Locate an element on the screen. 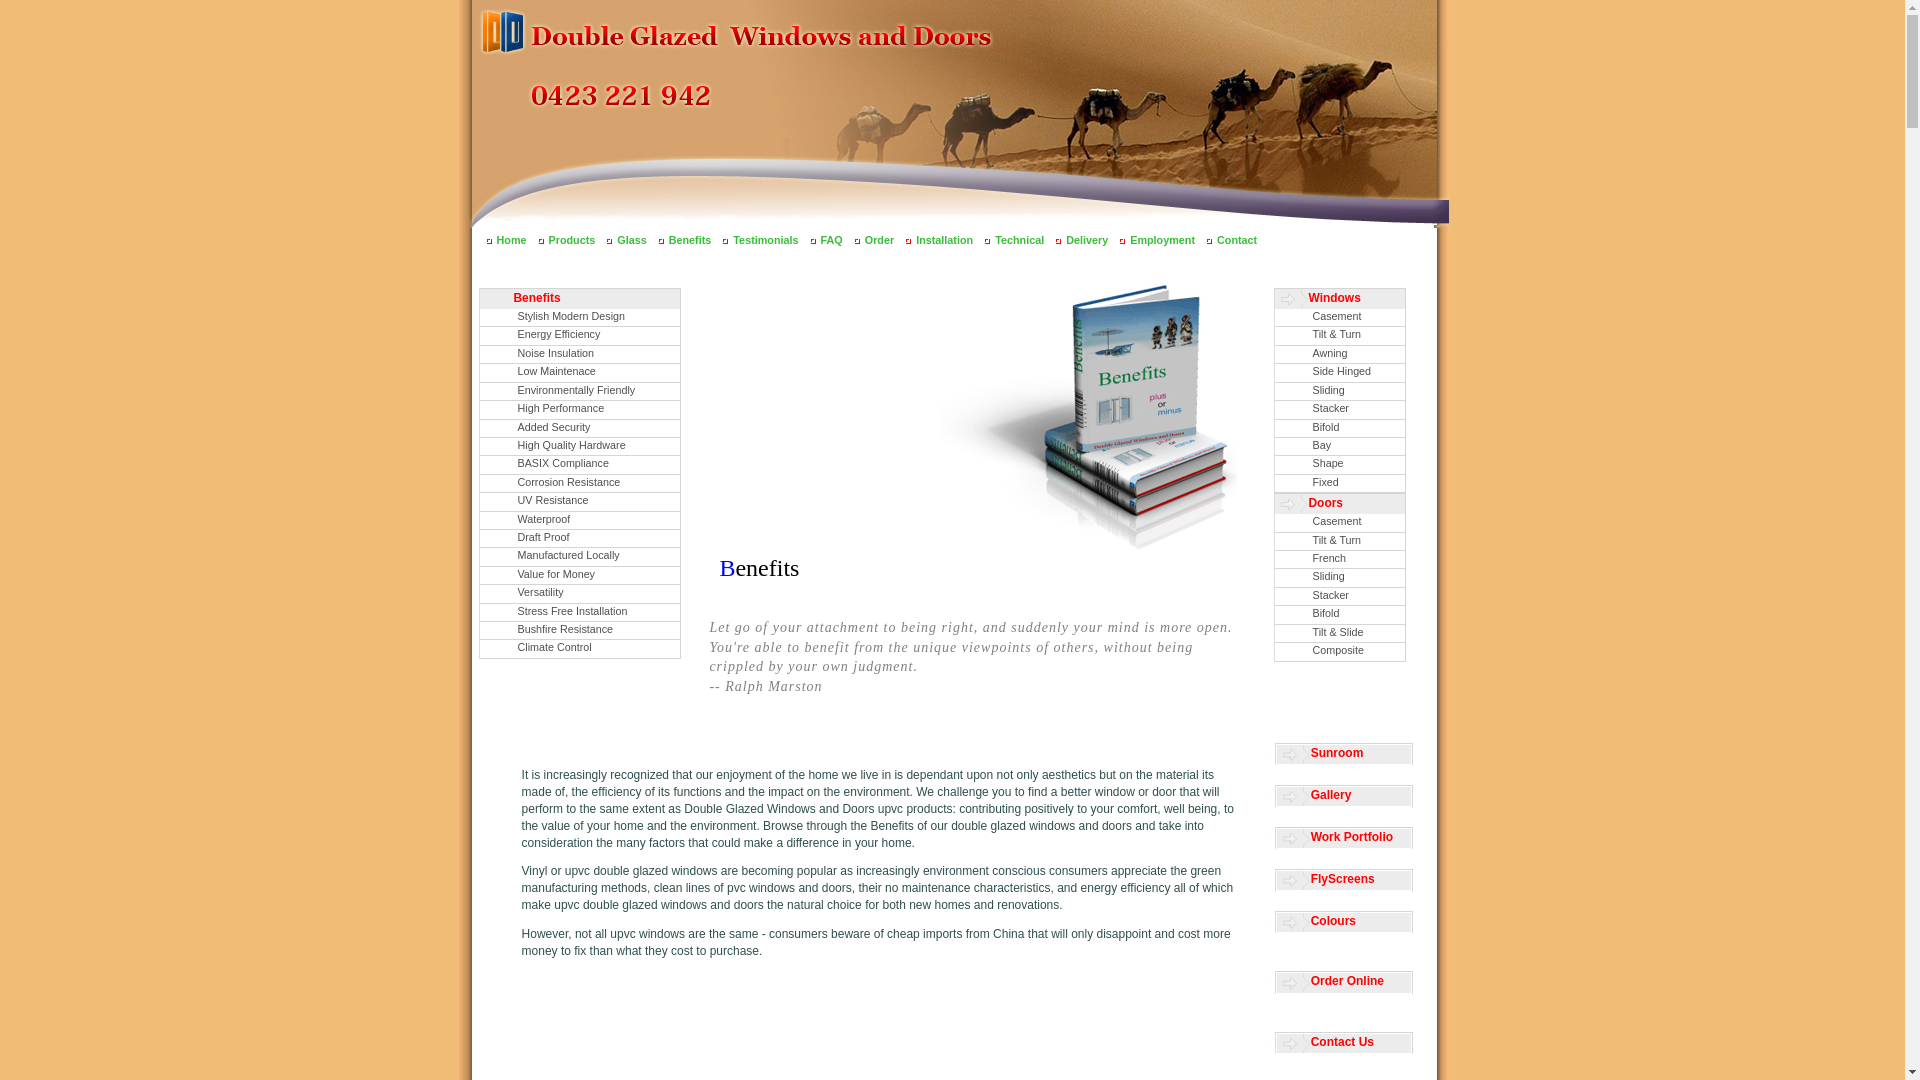 The height and width of the screenshot is (1080, 1920). 'Technical' is located at coordinates (1019, 238).